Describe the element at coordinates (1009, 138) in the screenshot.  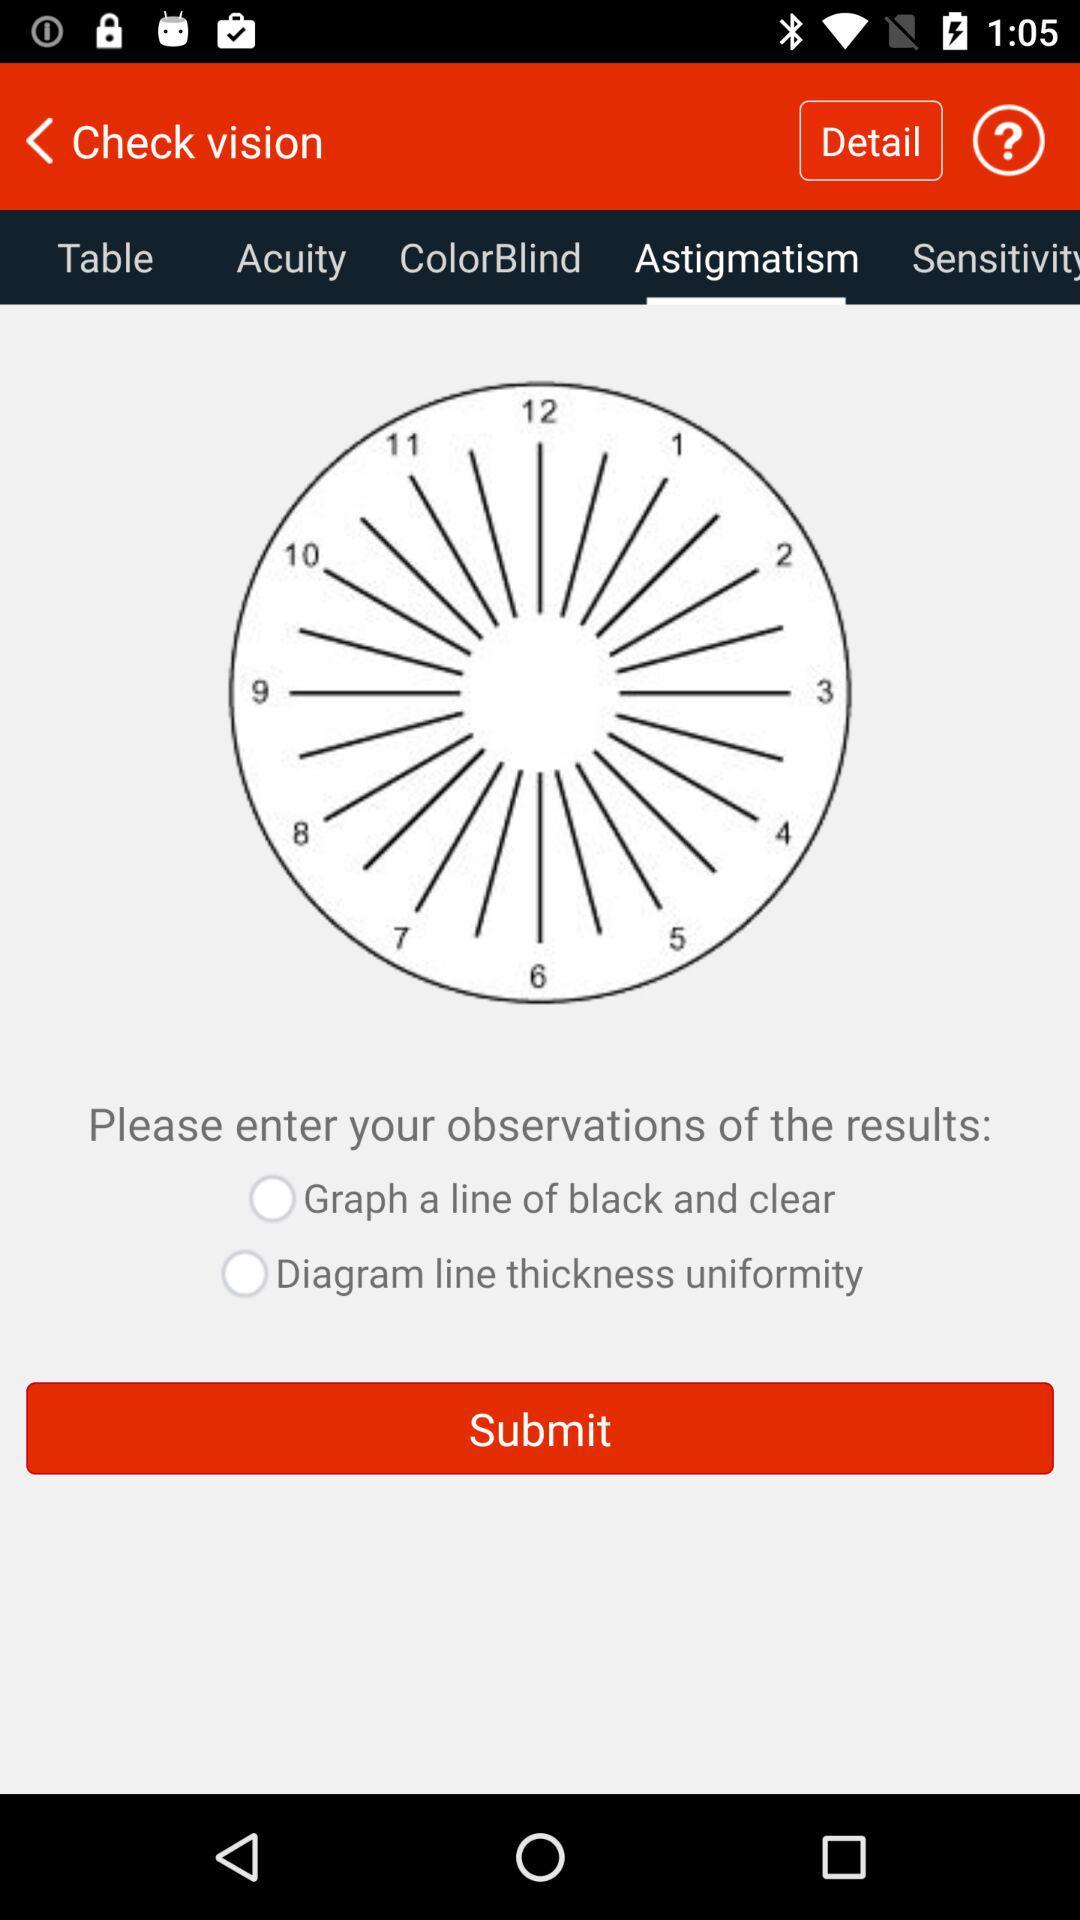
I see `the icon which is to the right side of the detail` at that location.